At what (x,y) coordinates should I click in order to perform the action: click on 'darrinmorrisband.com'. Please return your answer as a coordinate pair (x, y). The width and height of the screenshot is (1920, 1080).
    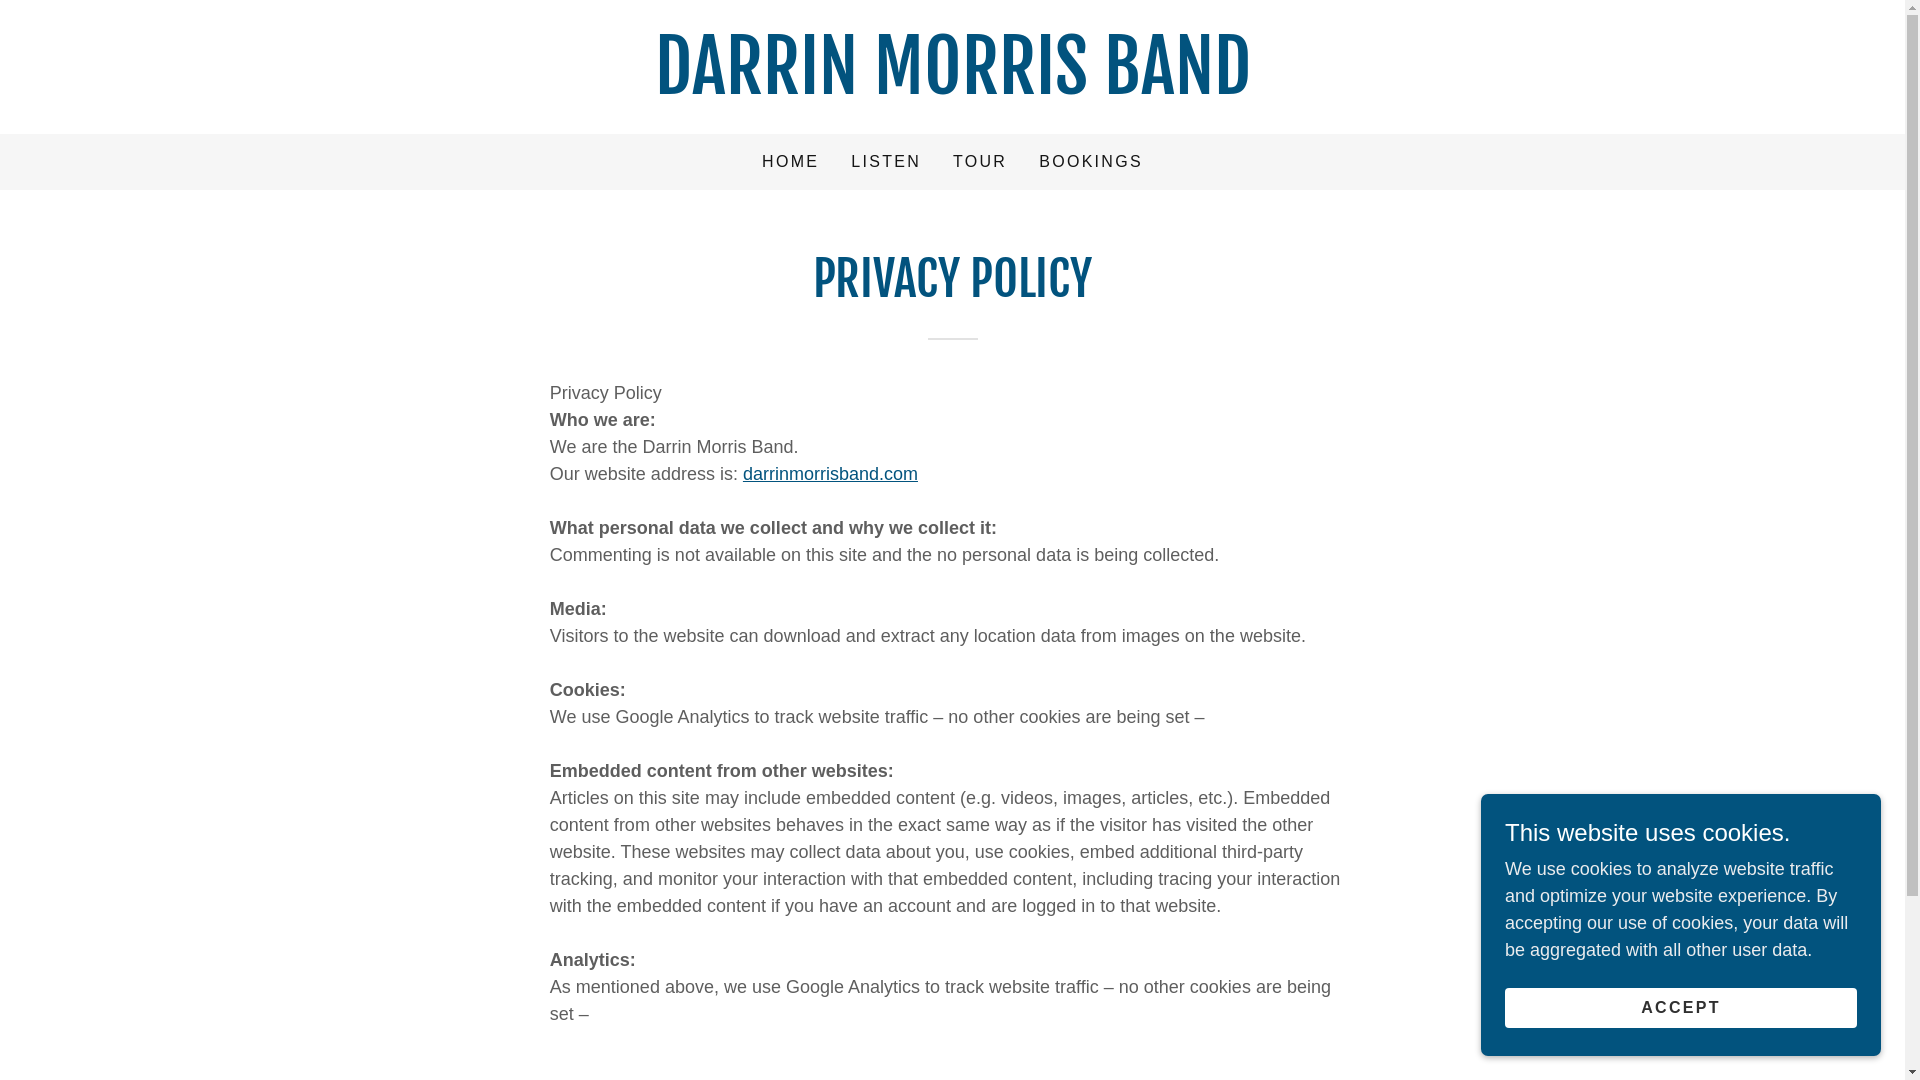
    Looking at the image, I should click on (830, 474).